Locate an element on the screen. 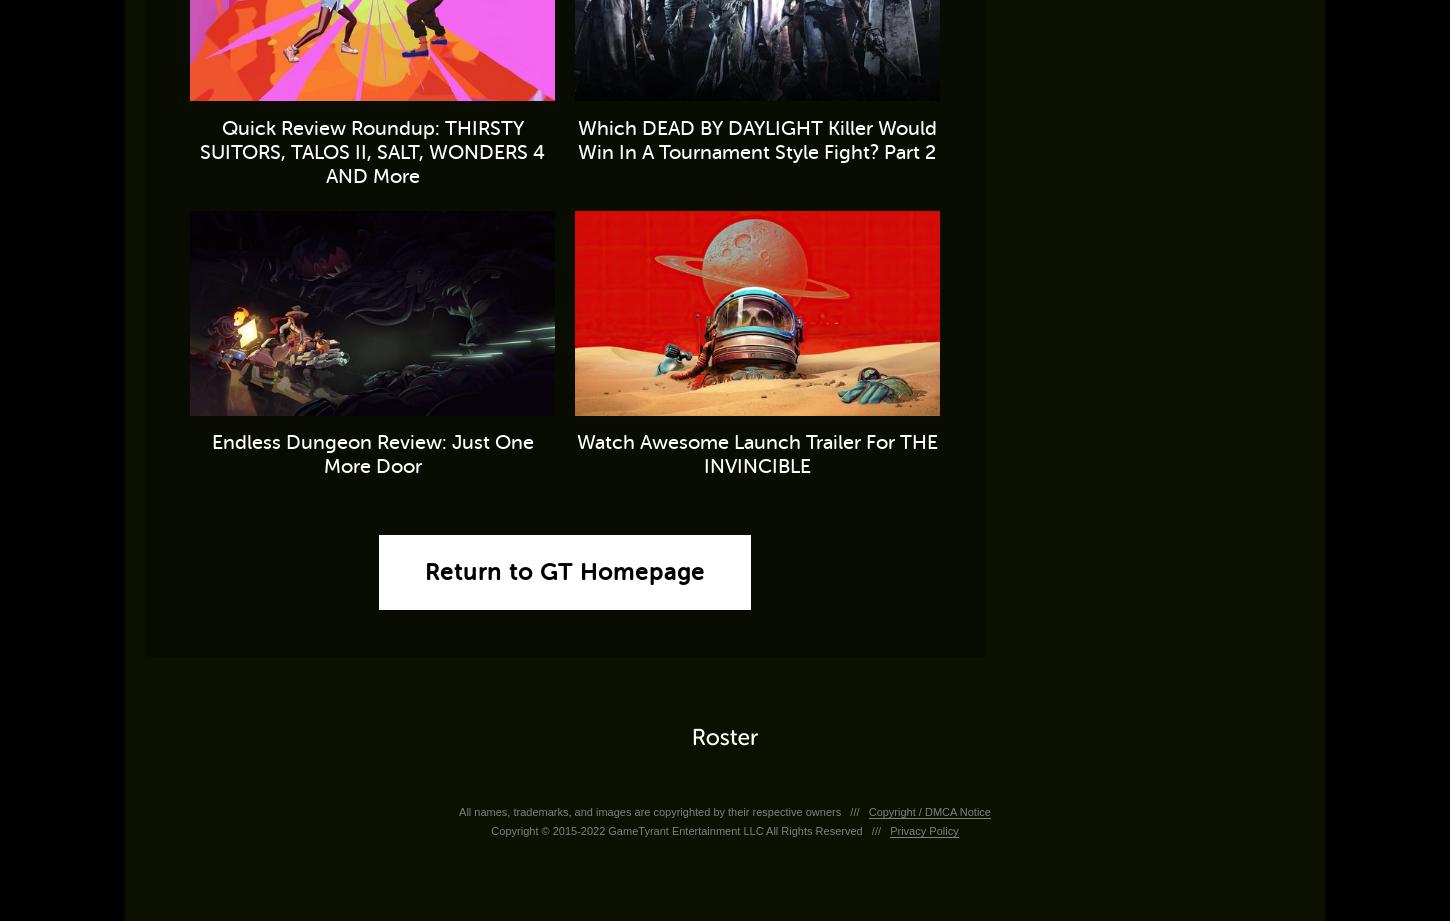 This screenshot has width=1450, height=921. 'Roster' is located at coordinates (723, 737).